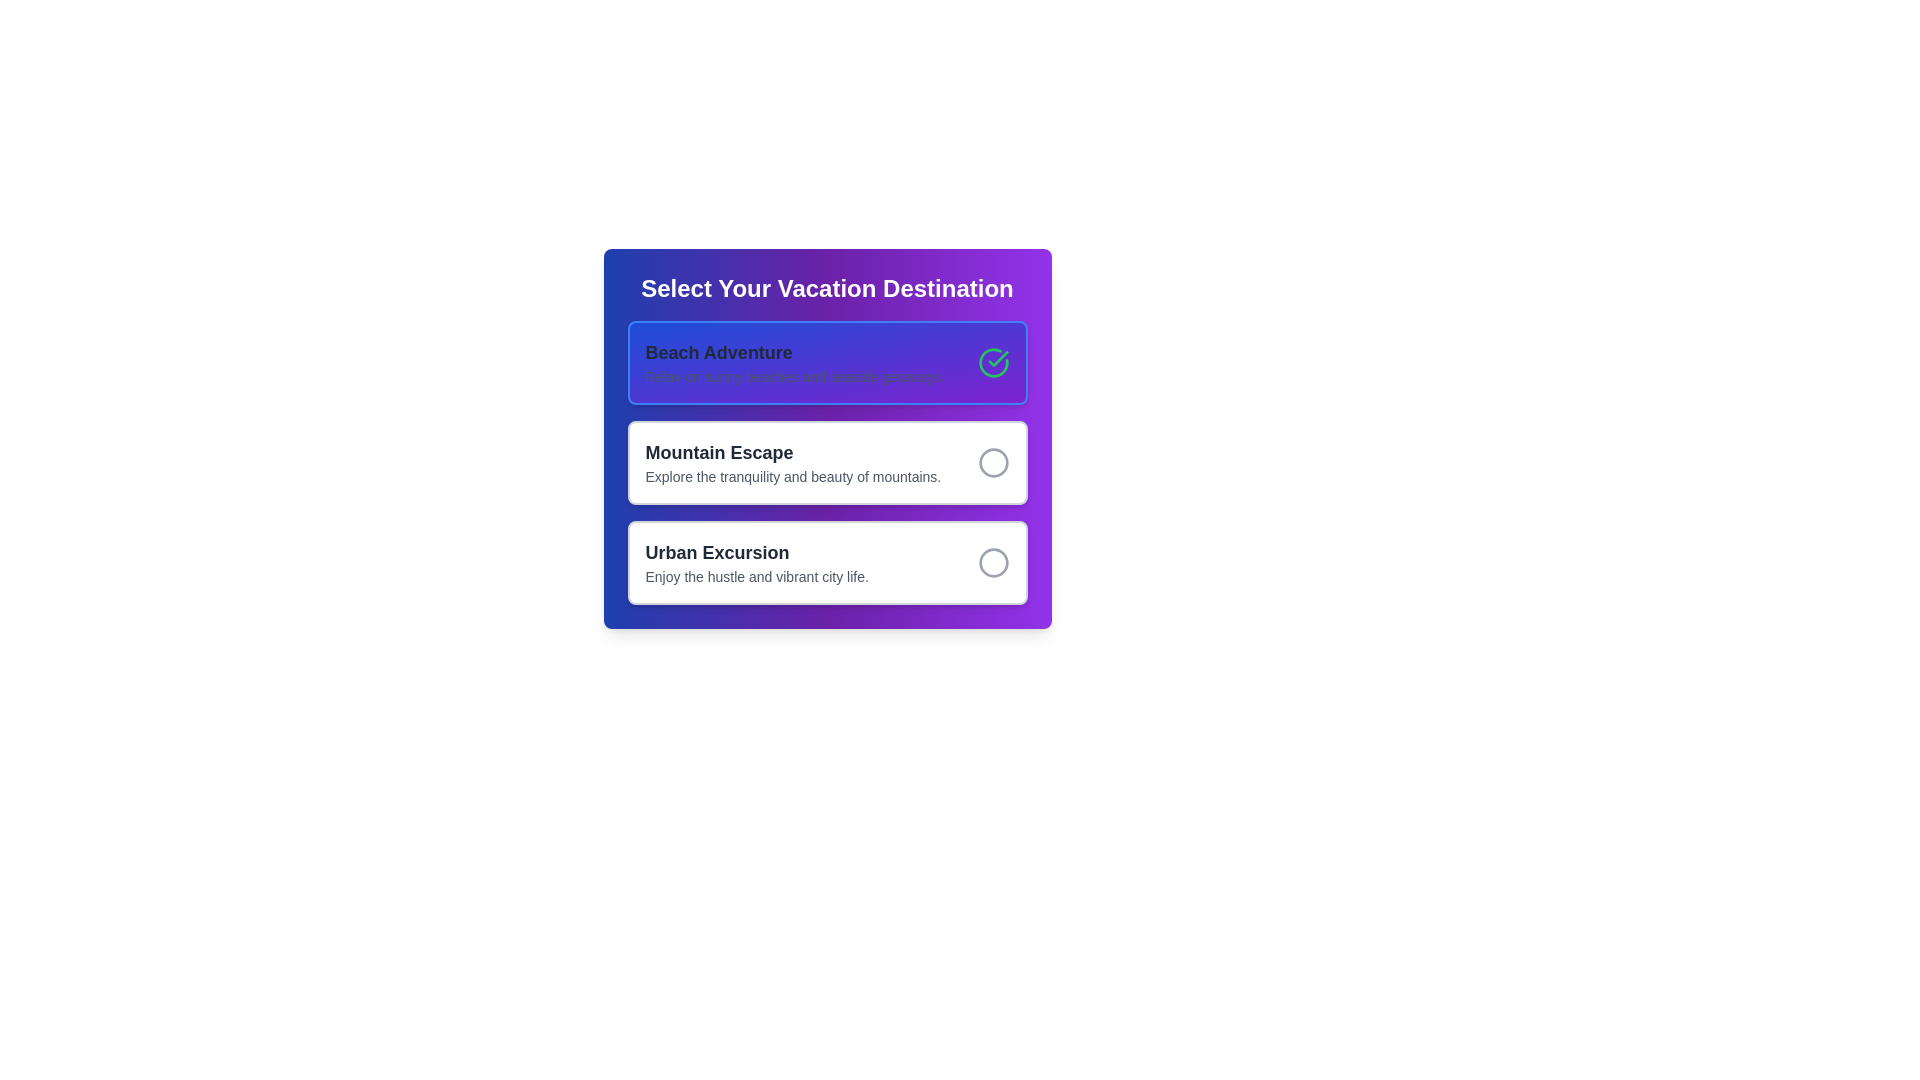  I want to click on the Selectable List Item labeled 'Mountain Escape' to navigate via keyboard, so click(827, 438).